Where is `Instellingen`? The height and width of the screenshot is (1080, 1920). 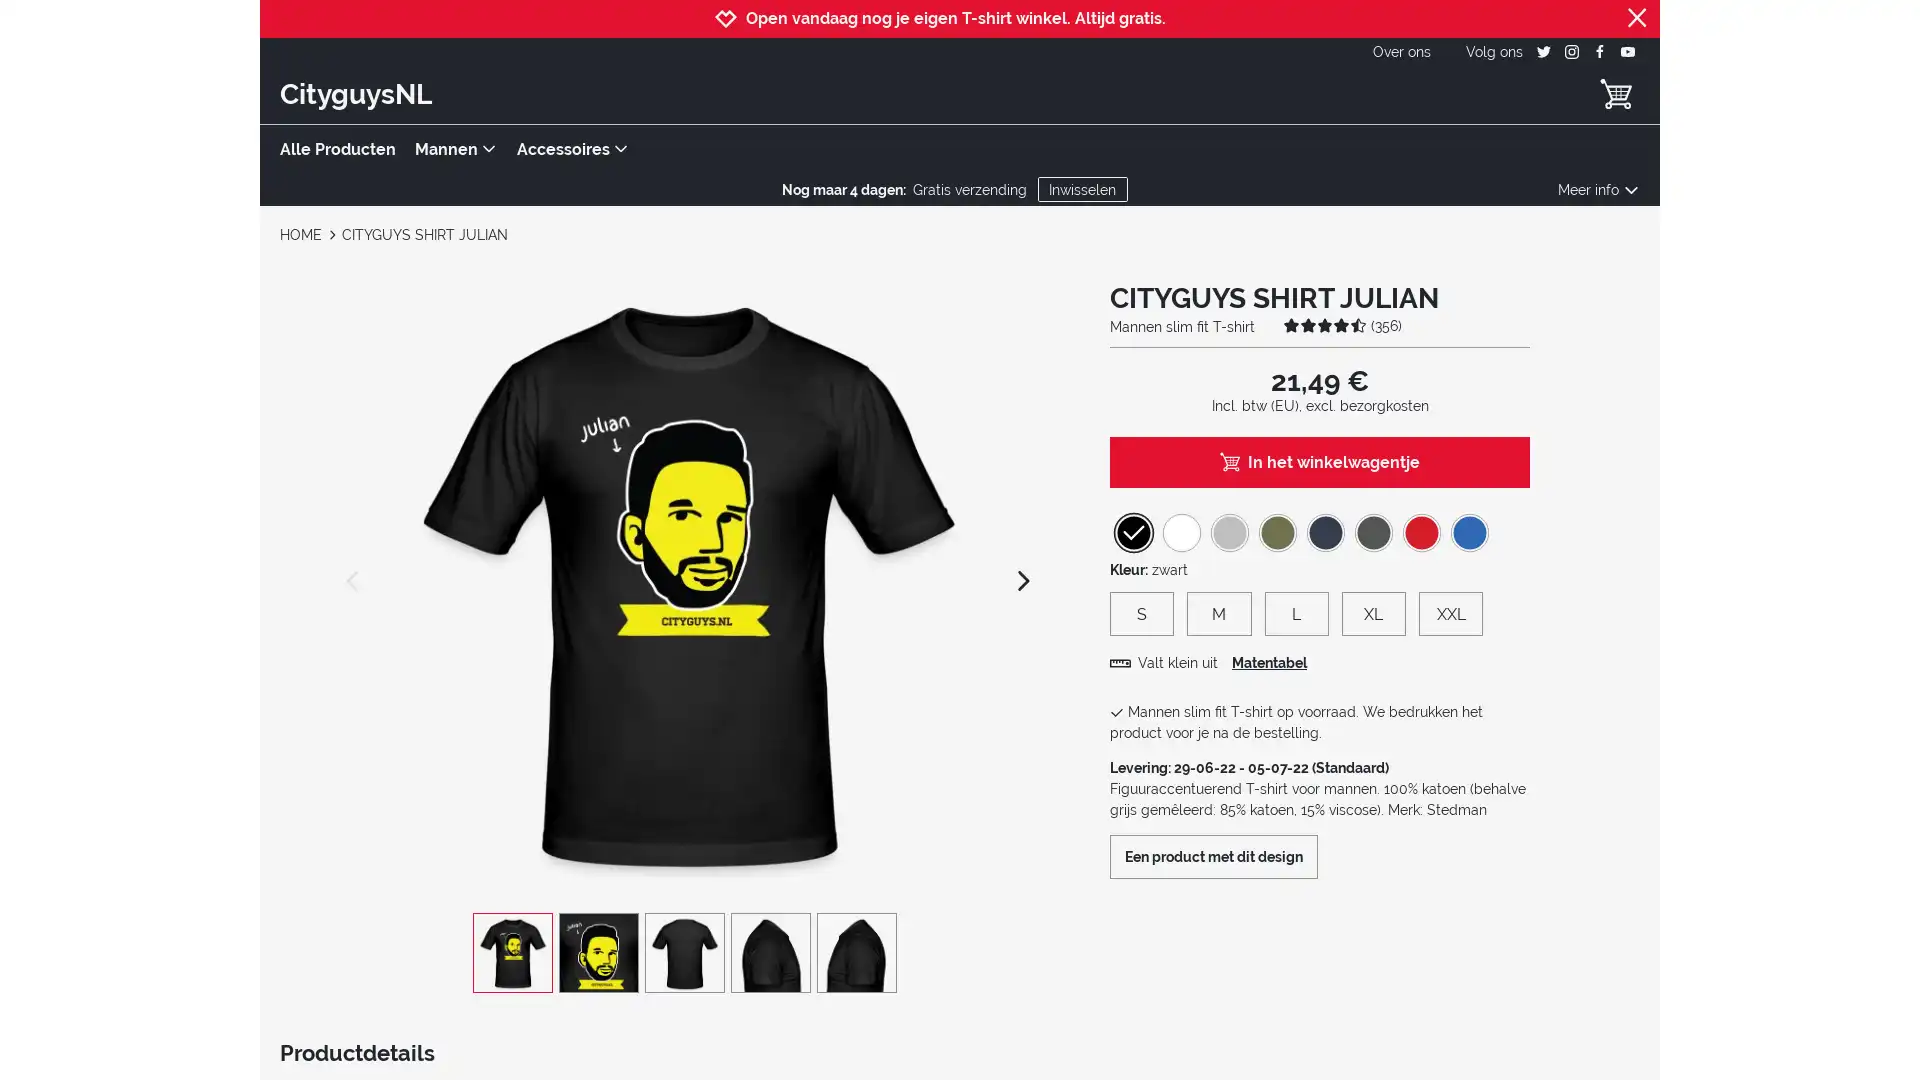
Instellingen is located at coordinates (1430, 909).